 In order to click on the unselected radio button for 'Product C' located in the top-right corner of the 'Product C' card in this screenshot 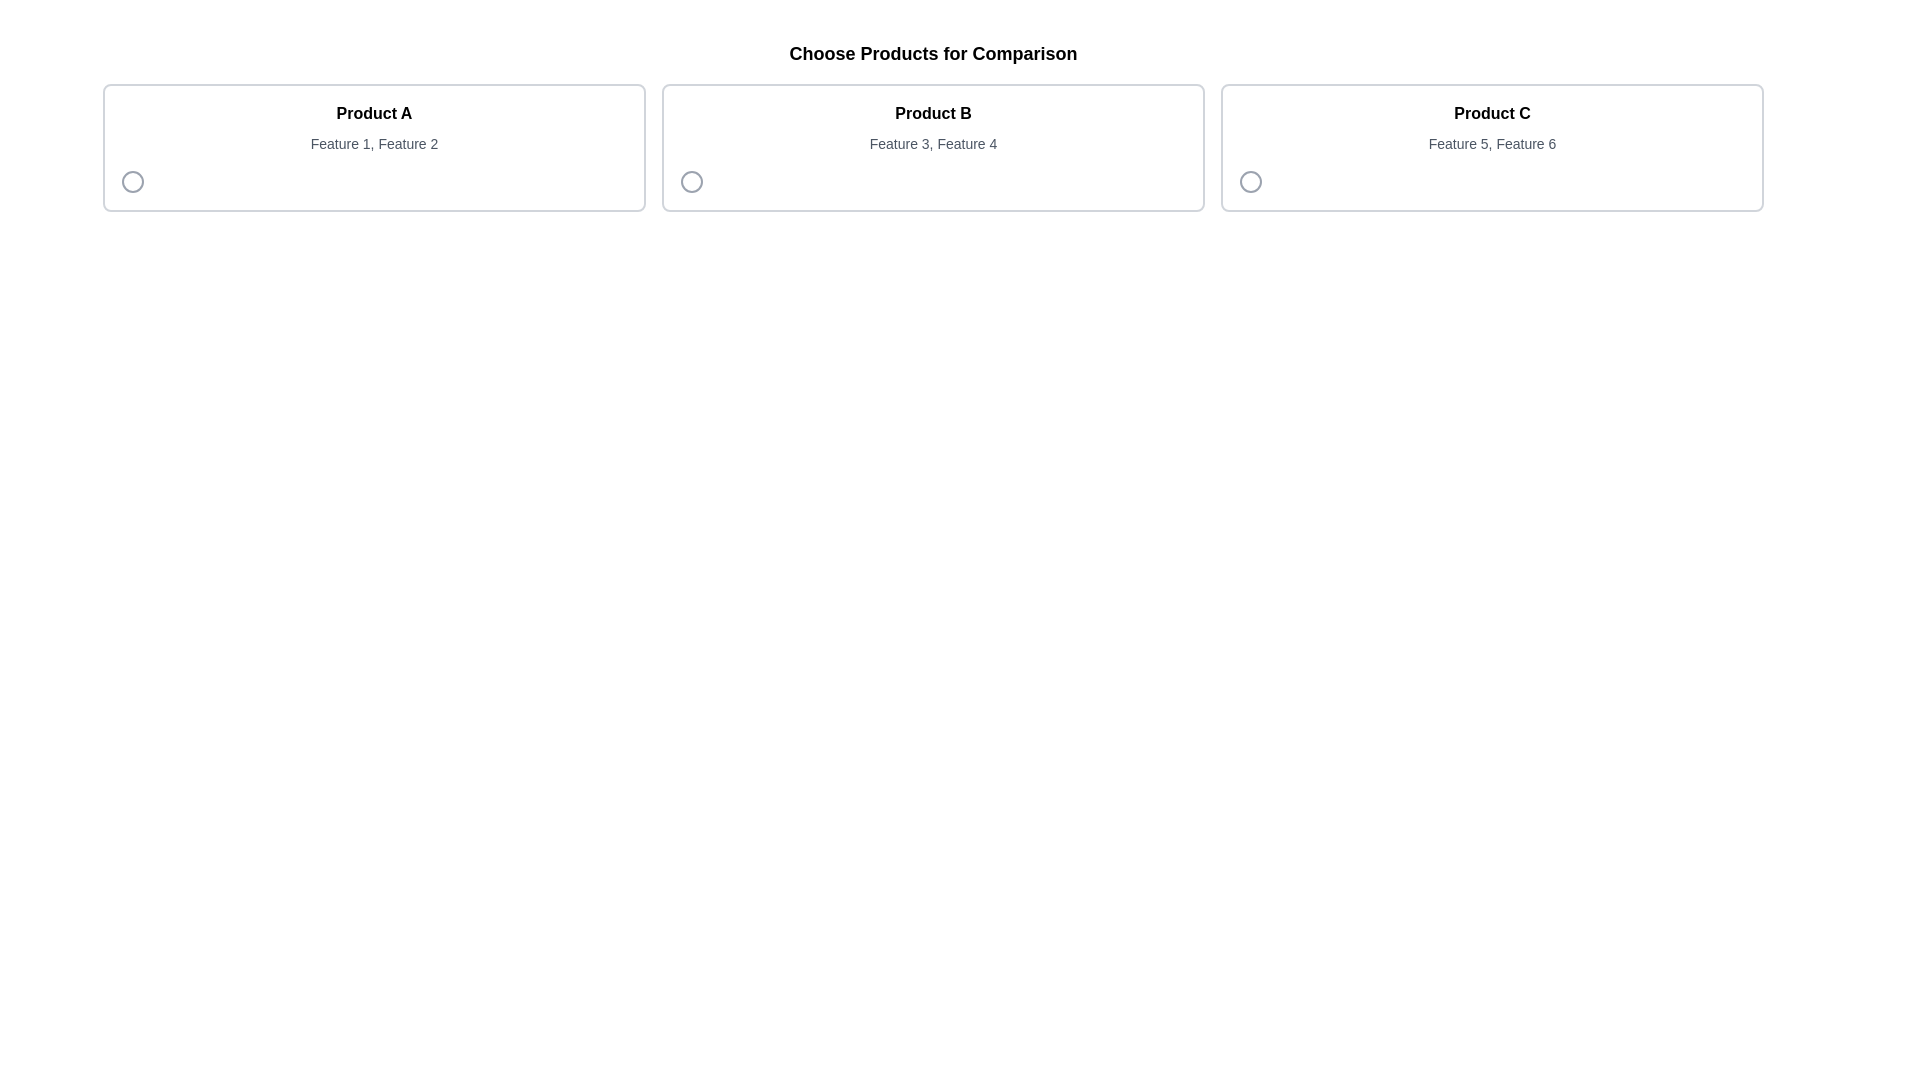, I will do `click(1250, 181)`.